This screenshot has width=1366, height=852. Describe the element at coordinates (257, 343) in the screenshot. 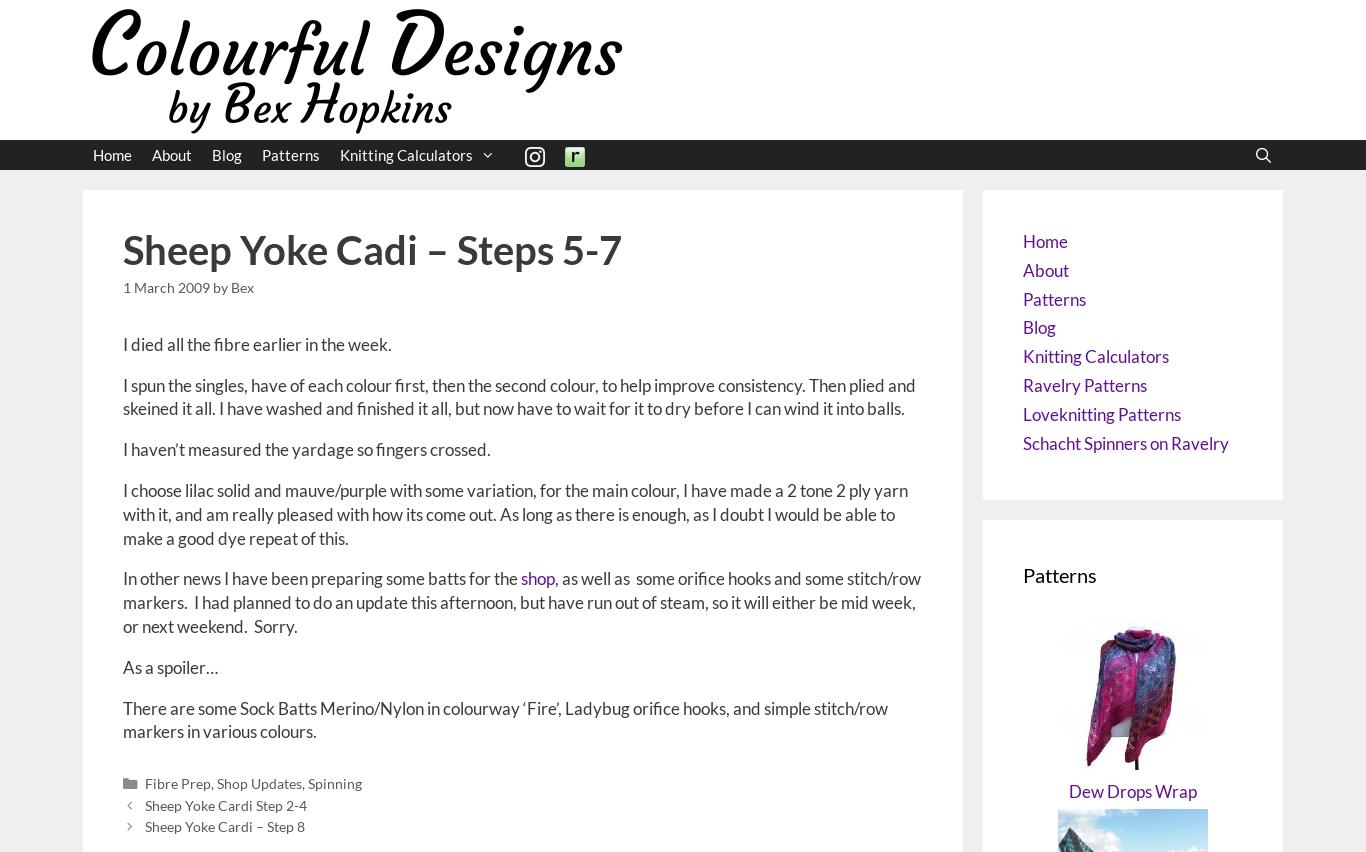

I see `'I died all the fibre earlier in the week.'` at that location.